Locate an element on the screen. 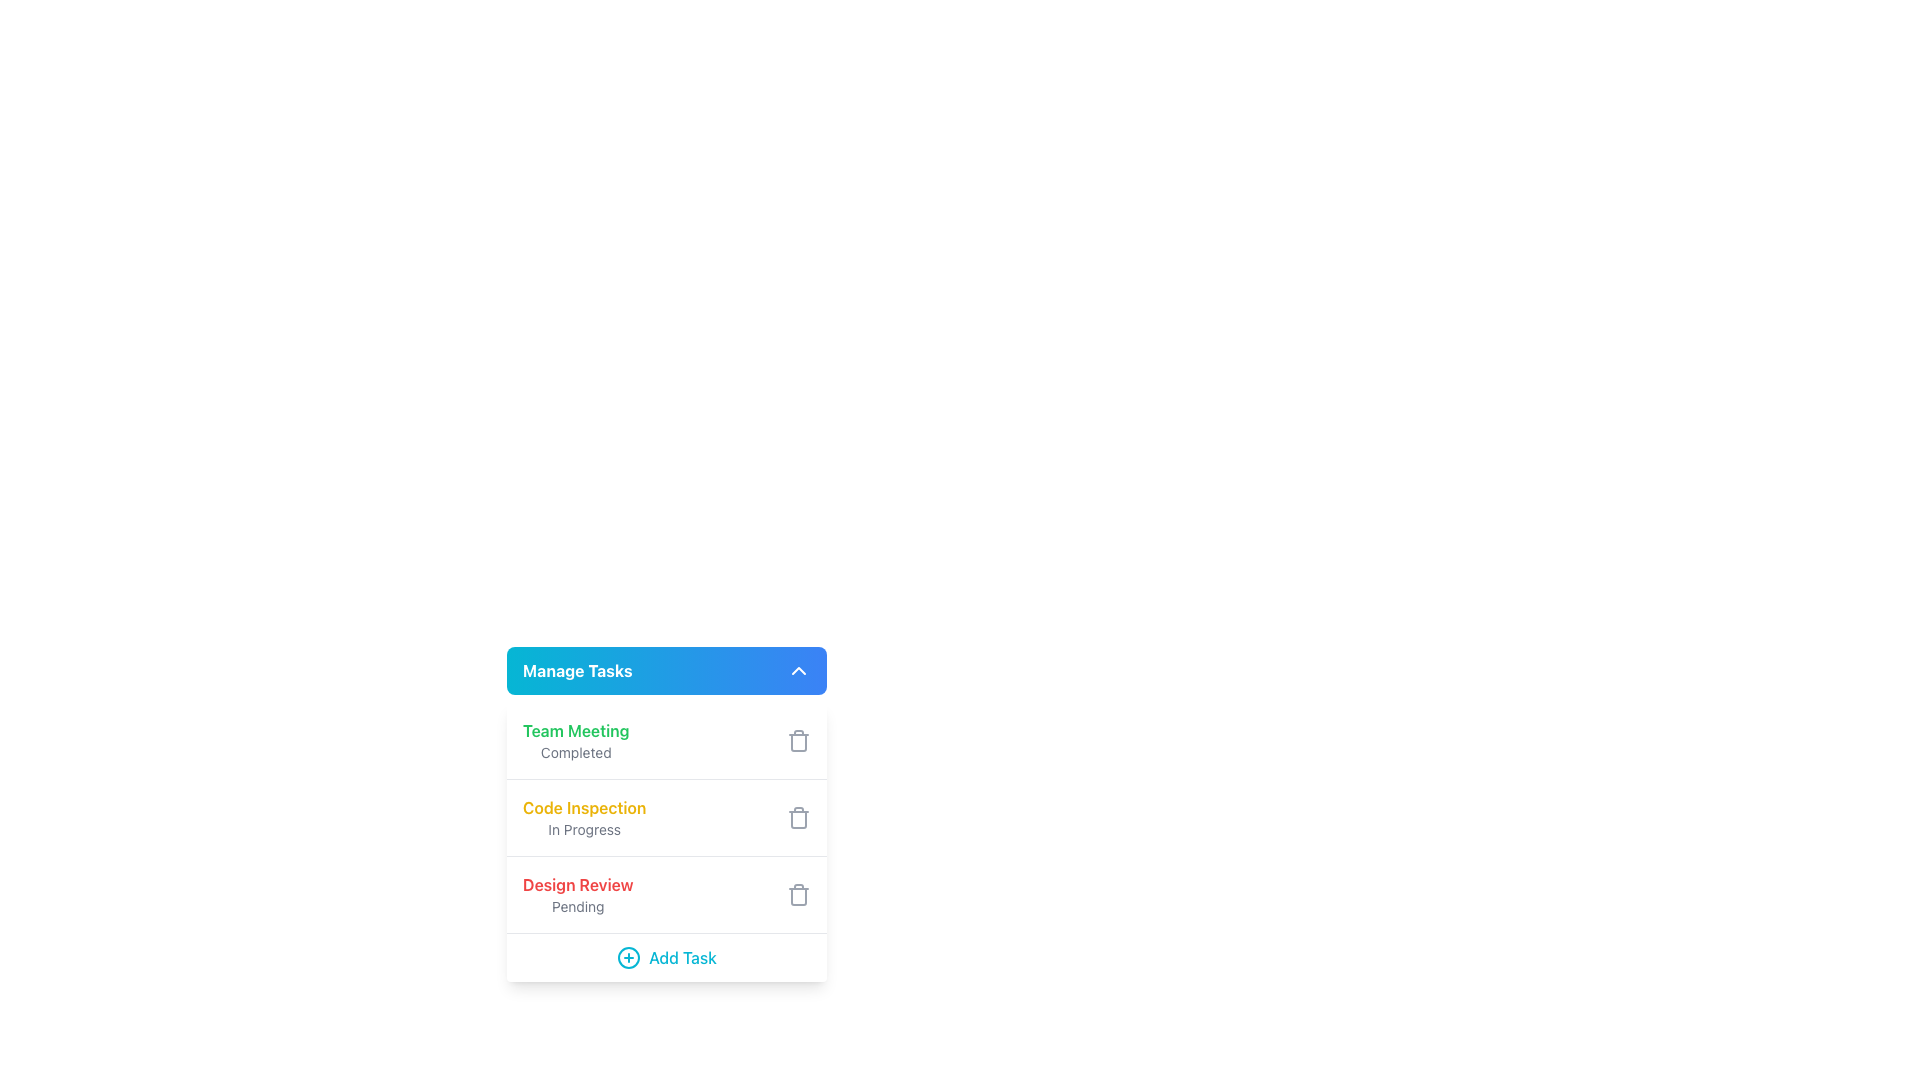 The width and height of the screenshot is (1920, 1080). the 'Add Task' icon located at the bottom of the card interface, which is the leftmost component of the clickable area inviting users to add a task is located at coordinates (627, 956).